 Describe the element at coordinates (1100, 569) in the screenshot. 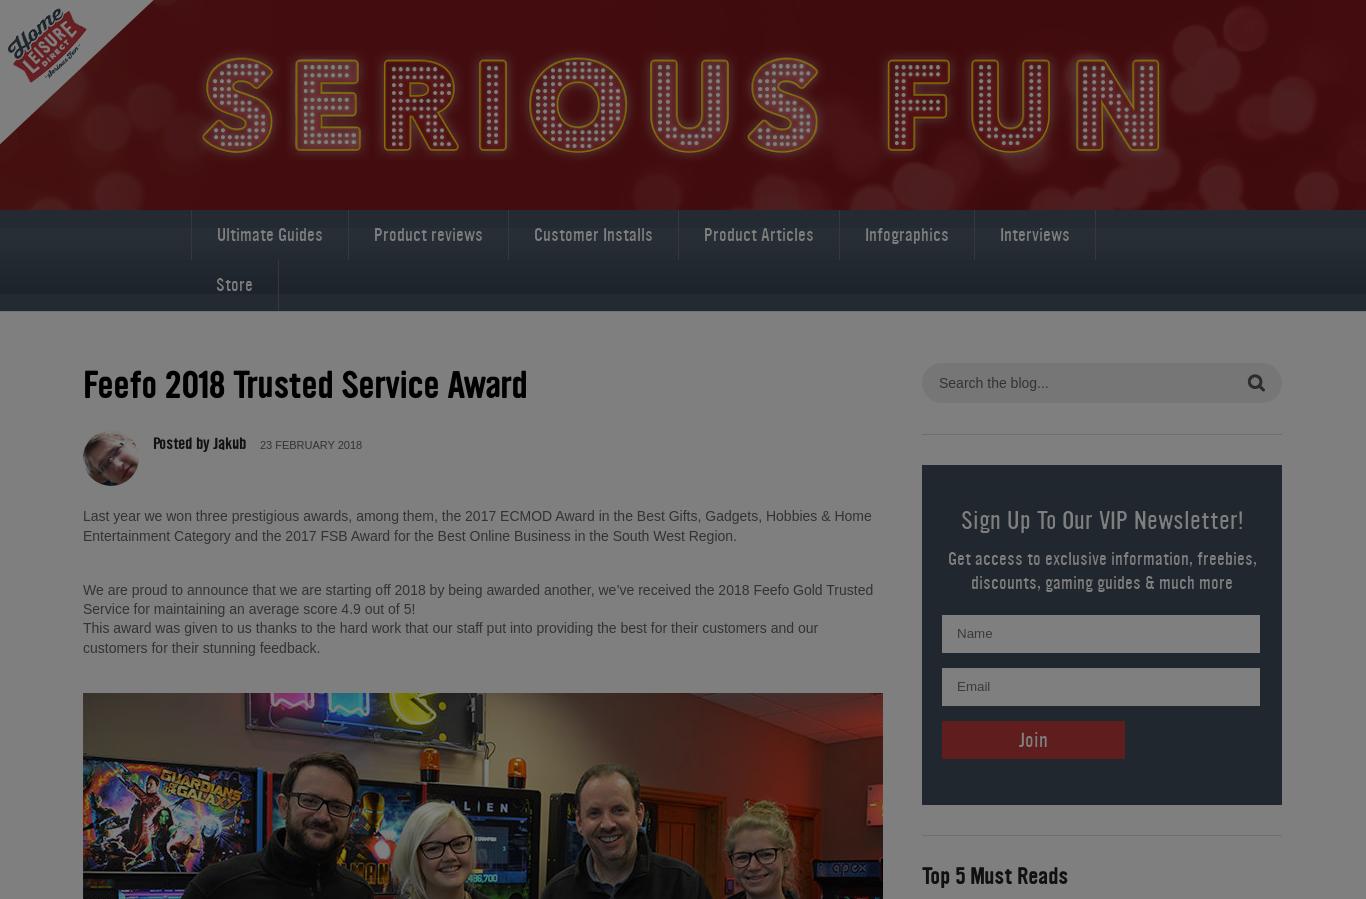

I see `'Get access to exclusive information, freebies, discounts, gaming guides & much more'` at that location.